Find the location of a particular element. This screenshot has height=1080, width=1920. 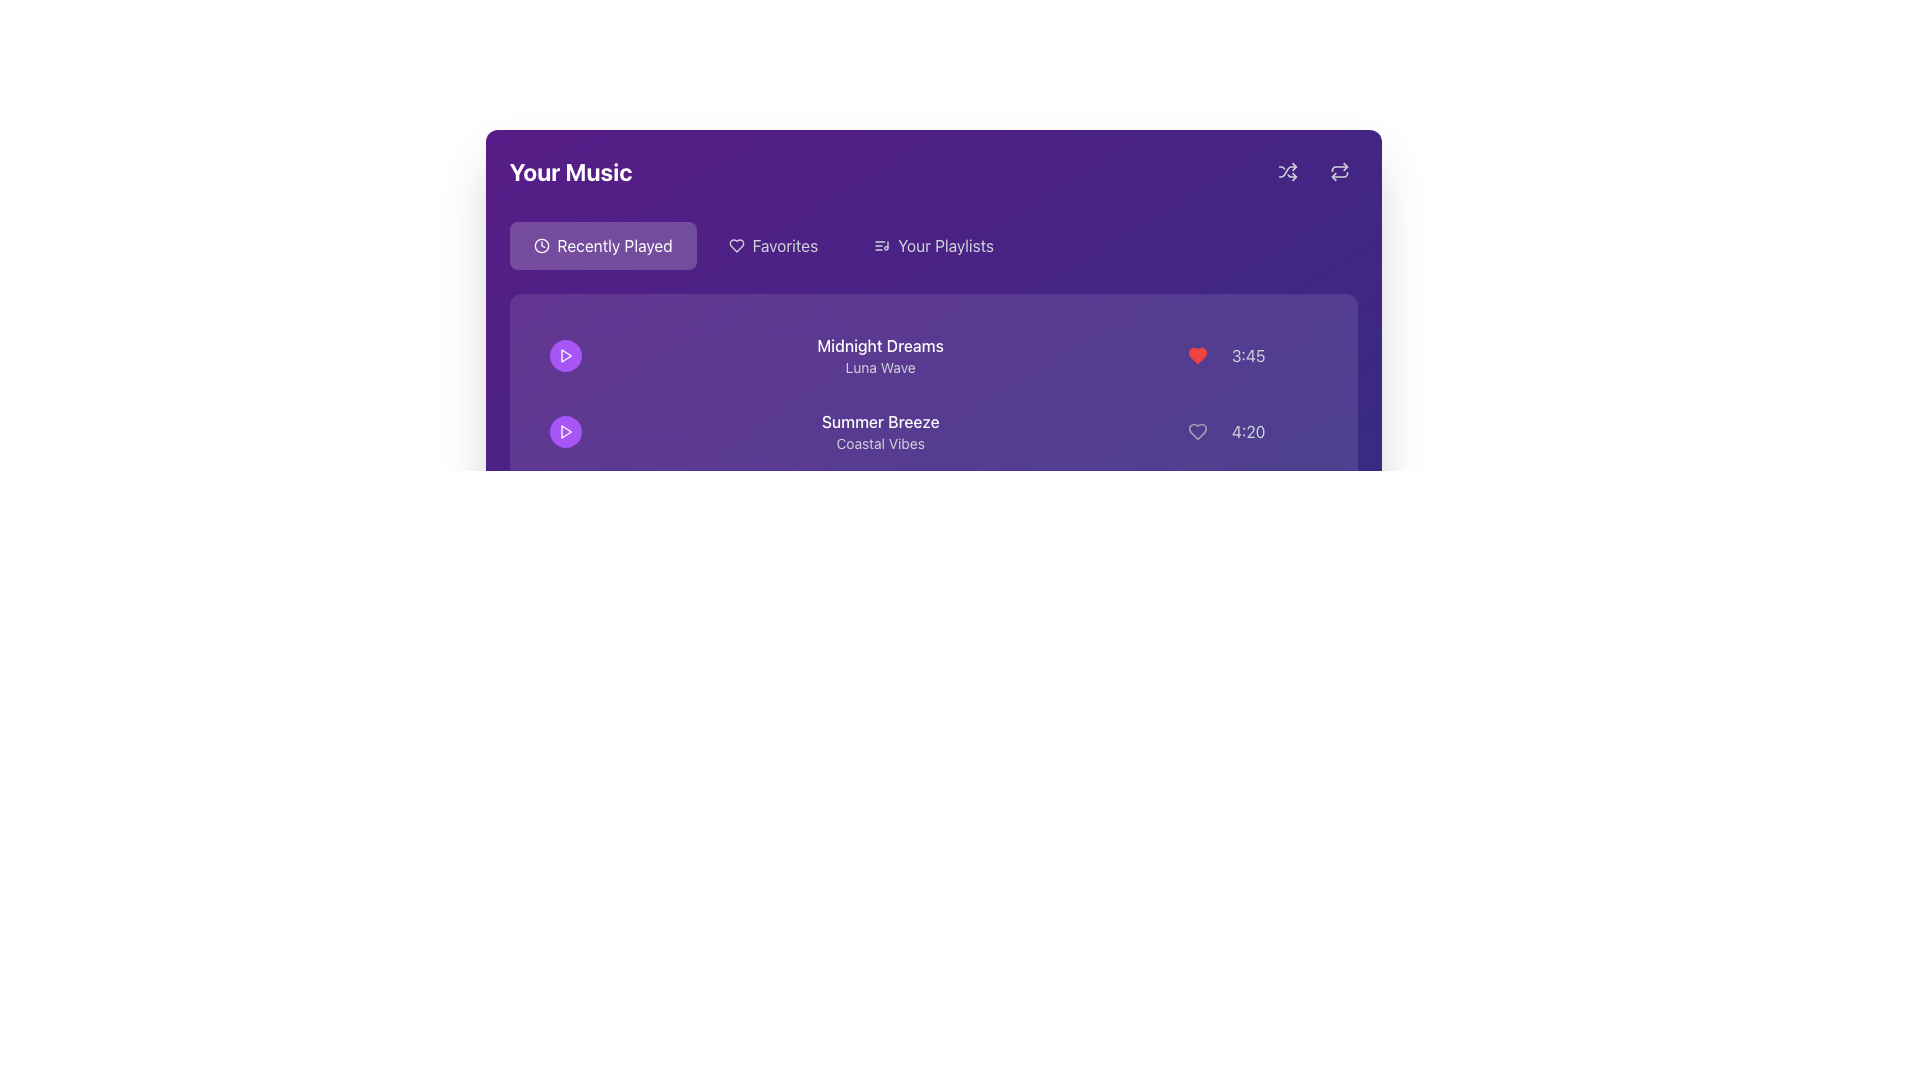

the first button in the horizontal menu, which navigates to the Recently Played section is located at coordinates (602, 245).